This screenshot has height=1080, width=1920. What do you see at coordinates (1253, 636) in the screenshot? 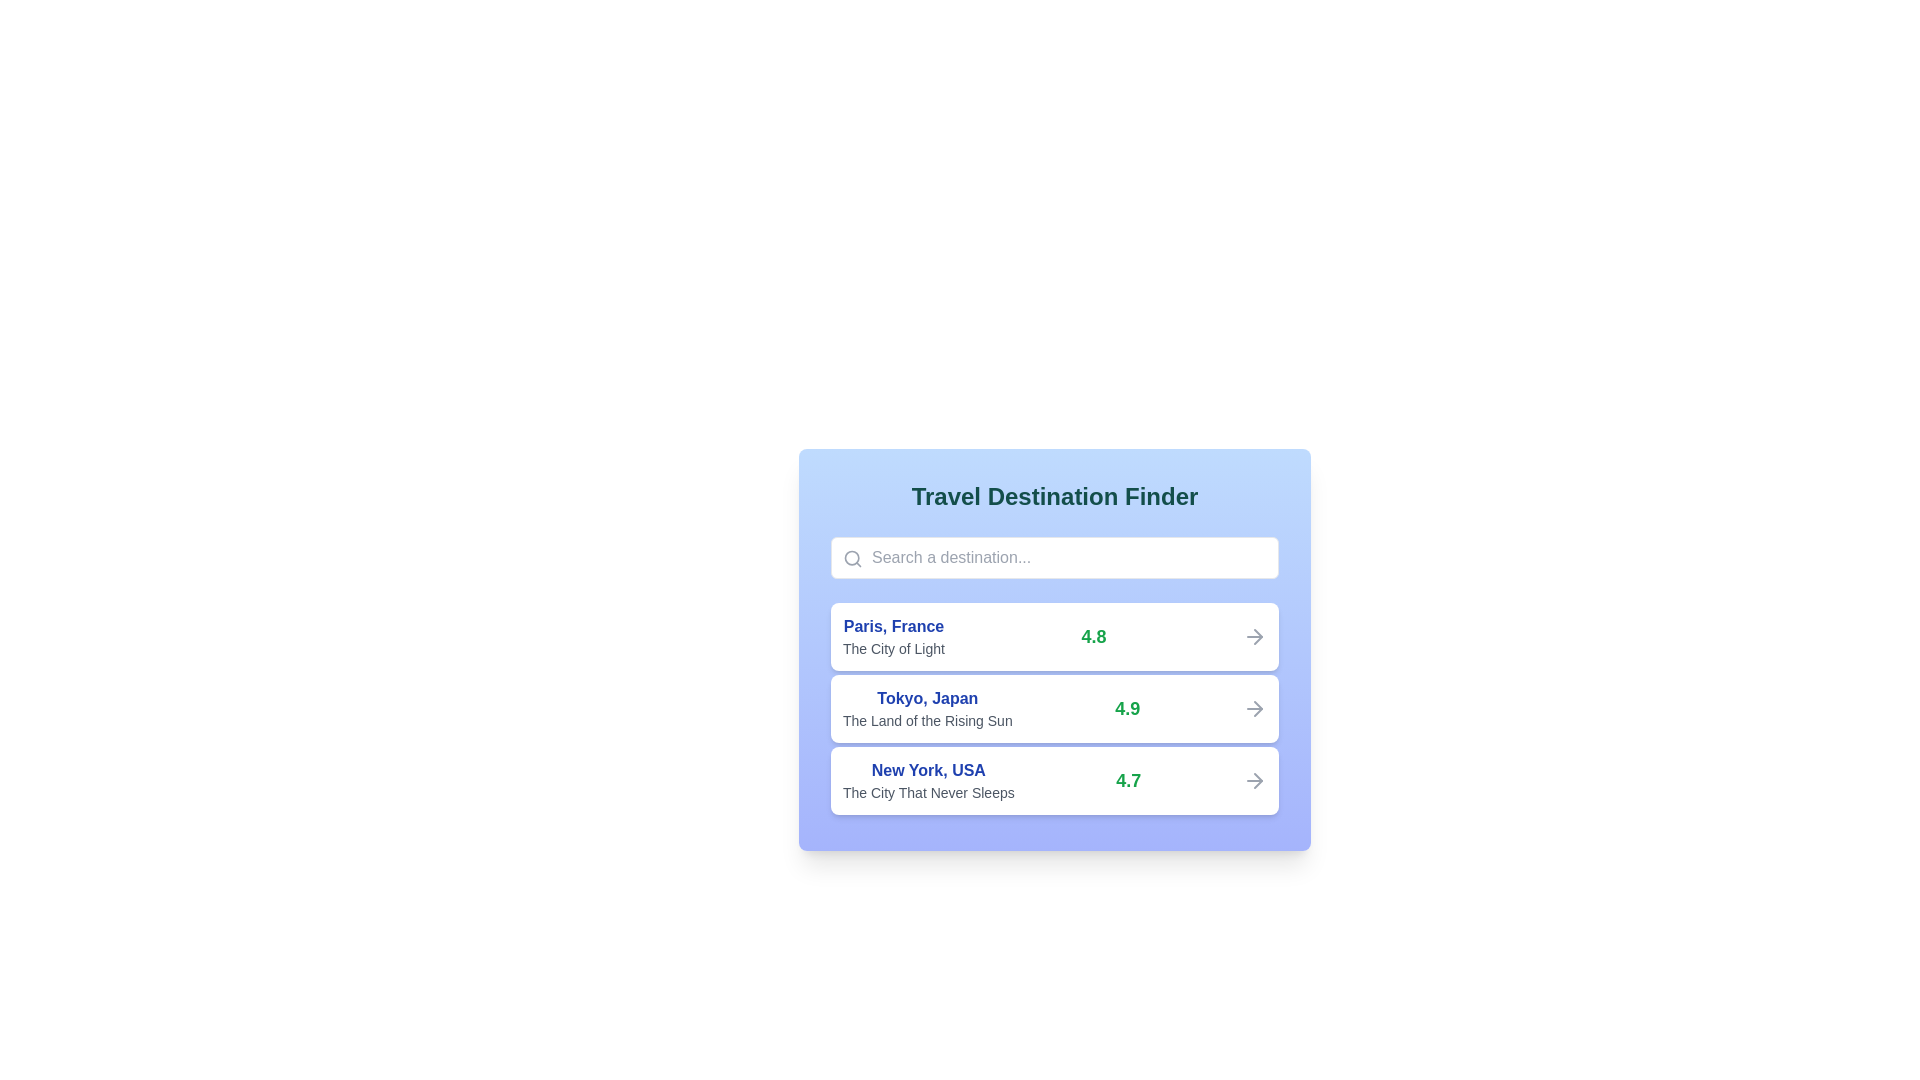
I see `the navigation icon for 'Paris, France'` at bounding box center [1253, 636].